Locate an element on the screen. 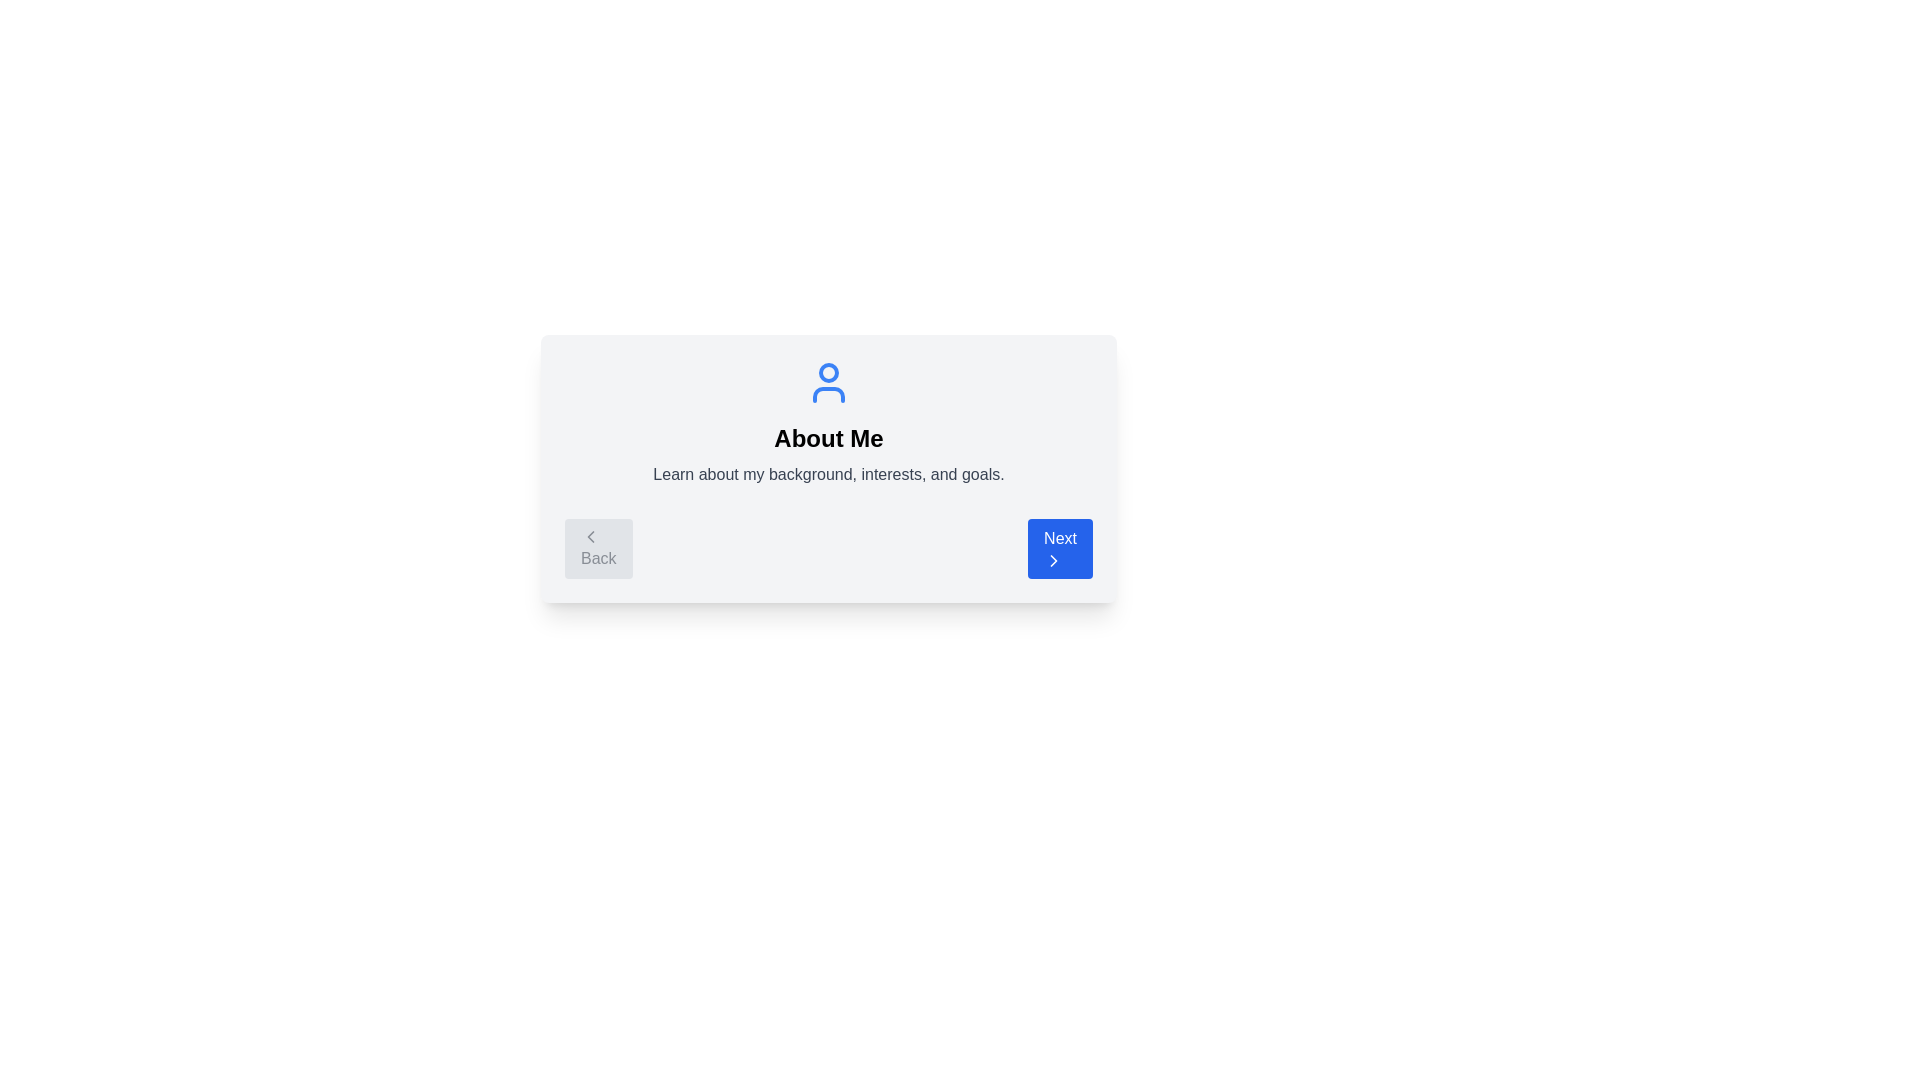 This screenshot has width=1920, height=1080. the abstract user icon located at the top center of the card-like component that contains a title and description is located at coordinates (829, 382).